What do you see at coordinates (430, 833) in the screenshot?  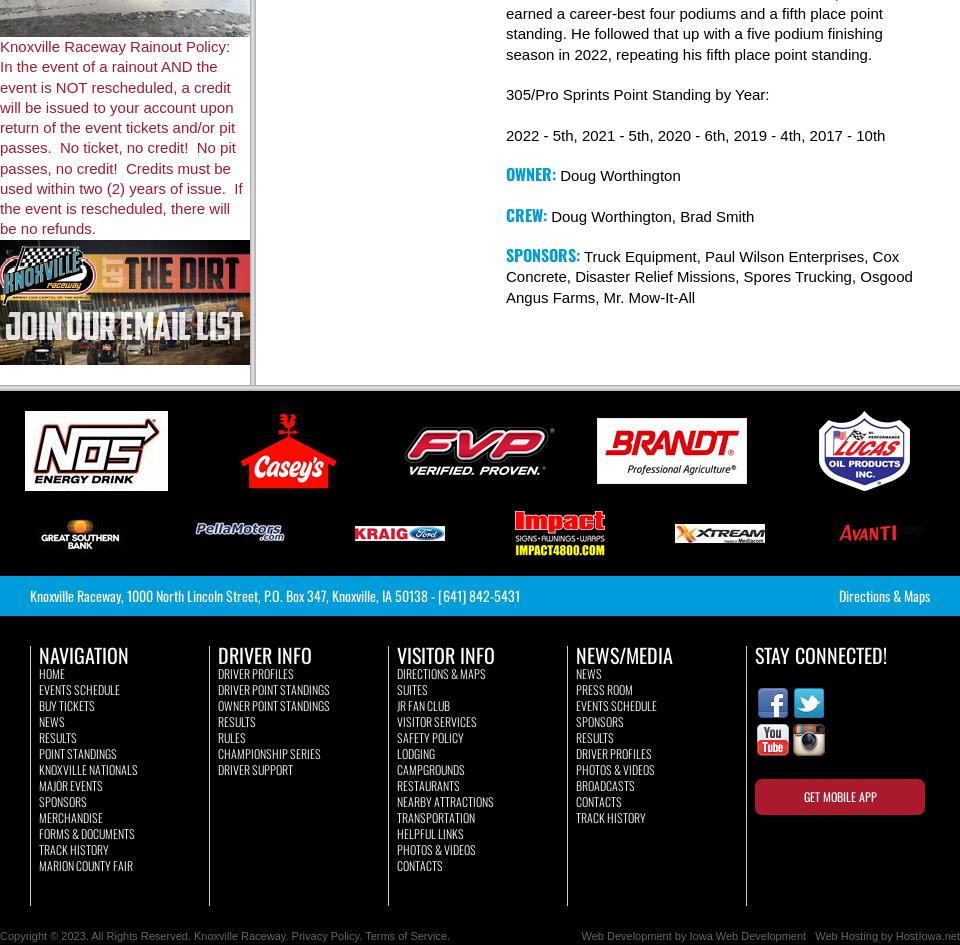 I see `'Helpful Links'` at bounding box center [430, 833].